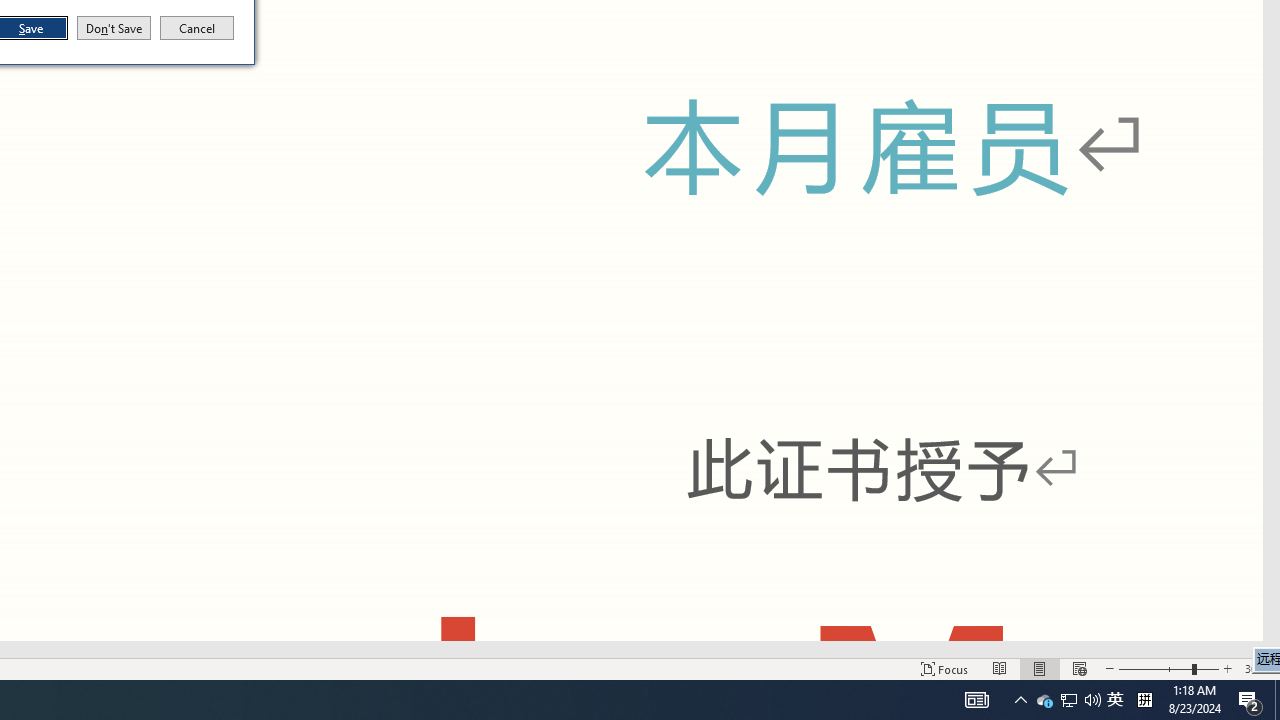 Image resolution: width=1280 pixels, height=720 pixels. What do you see at coordinates (1168, 669) in the screenshot?
I see `'Zoom'` at bounding box center [1168, 669].